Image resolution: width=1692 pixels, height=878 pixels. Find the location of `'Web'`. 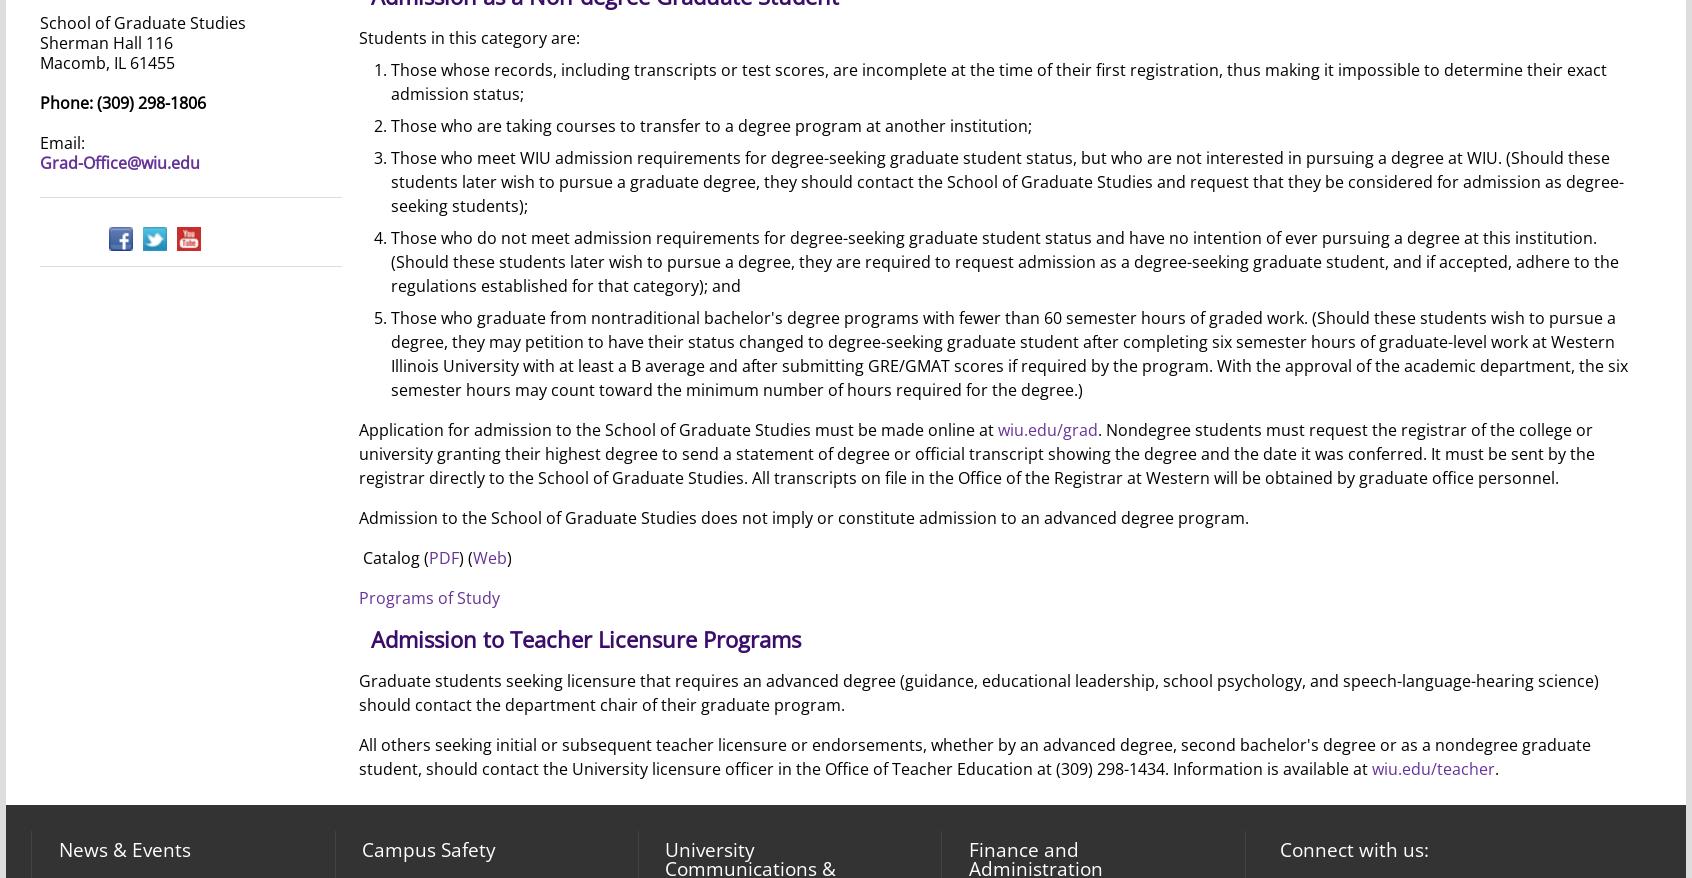

'Web' is located at coordinates (471, 556).